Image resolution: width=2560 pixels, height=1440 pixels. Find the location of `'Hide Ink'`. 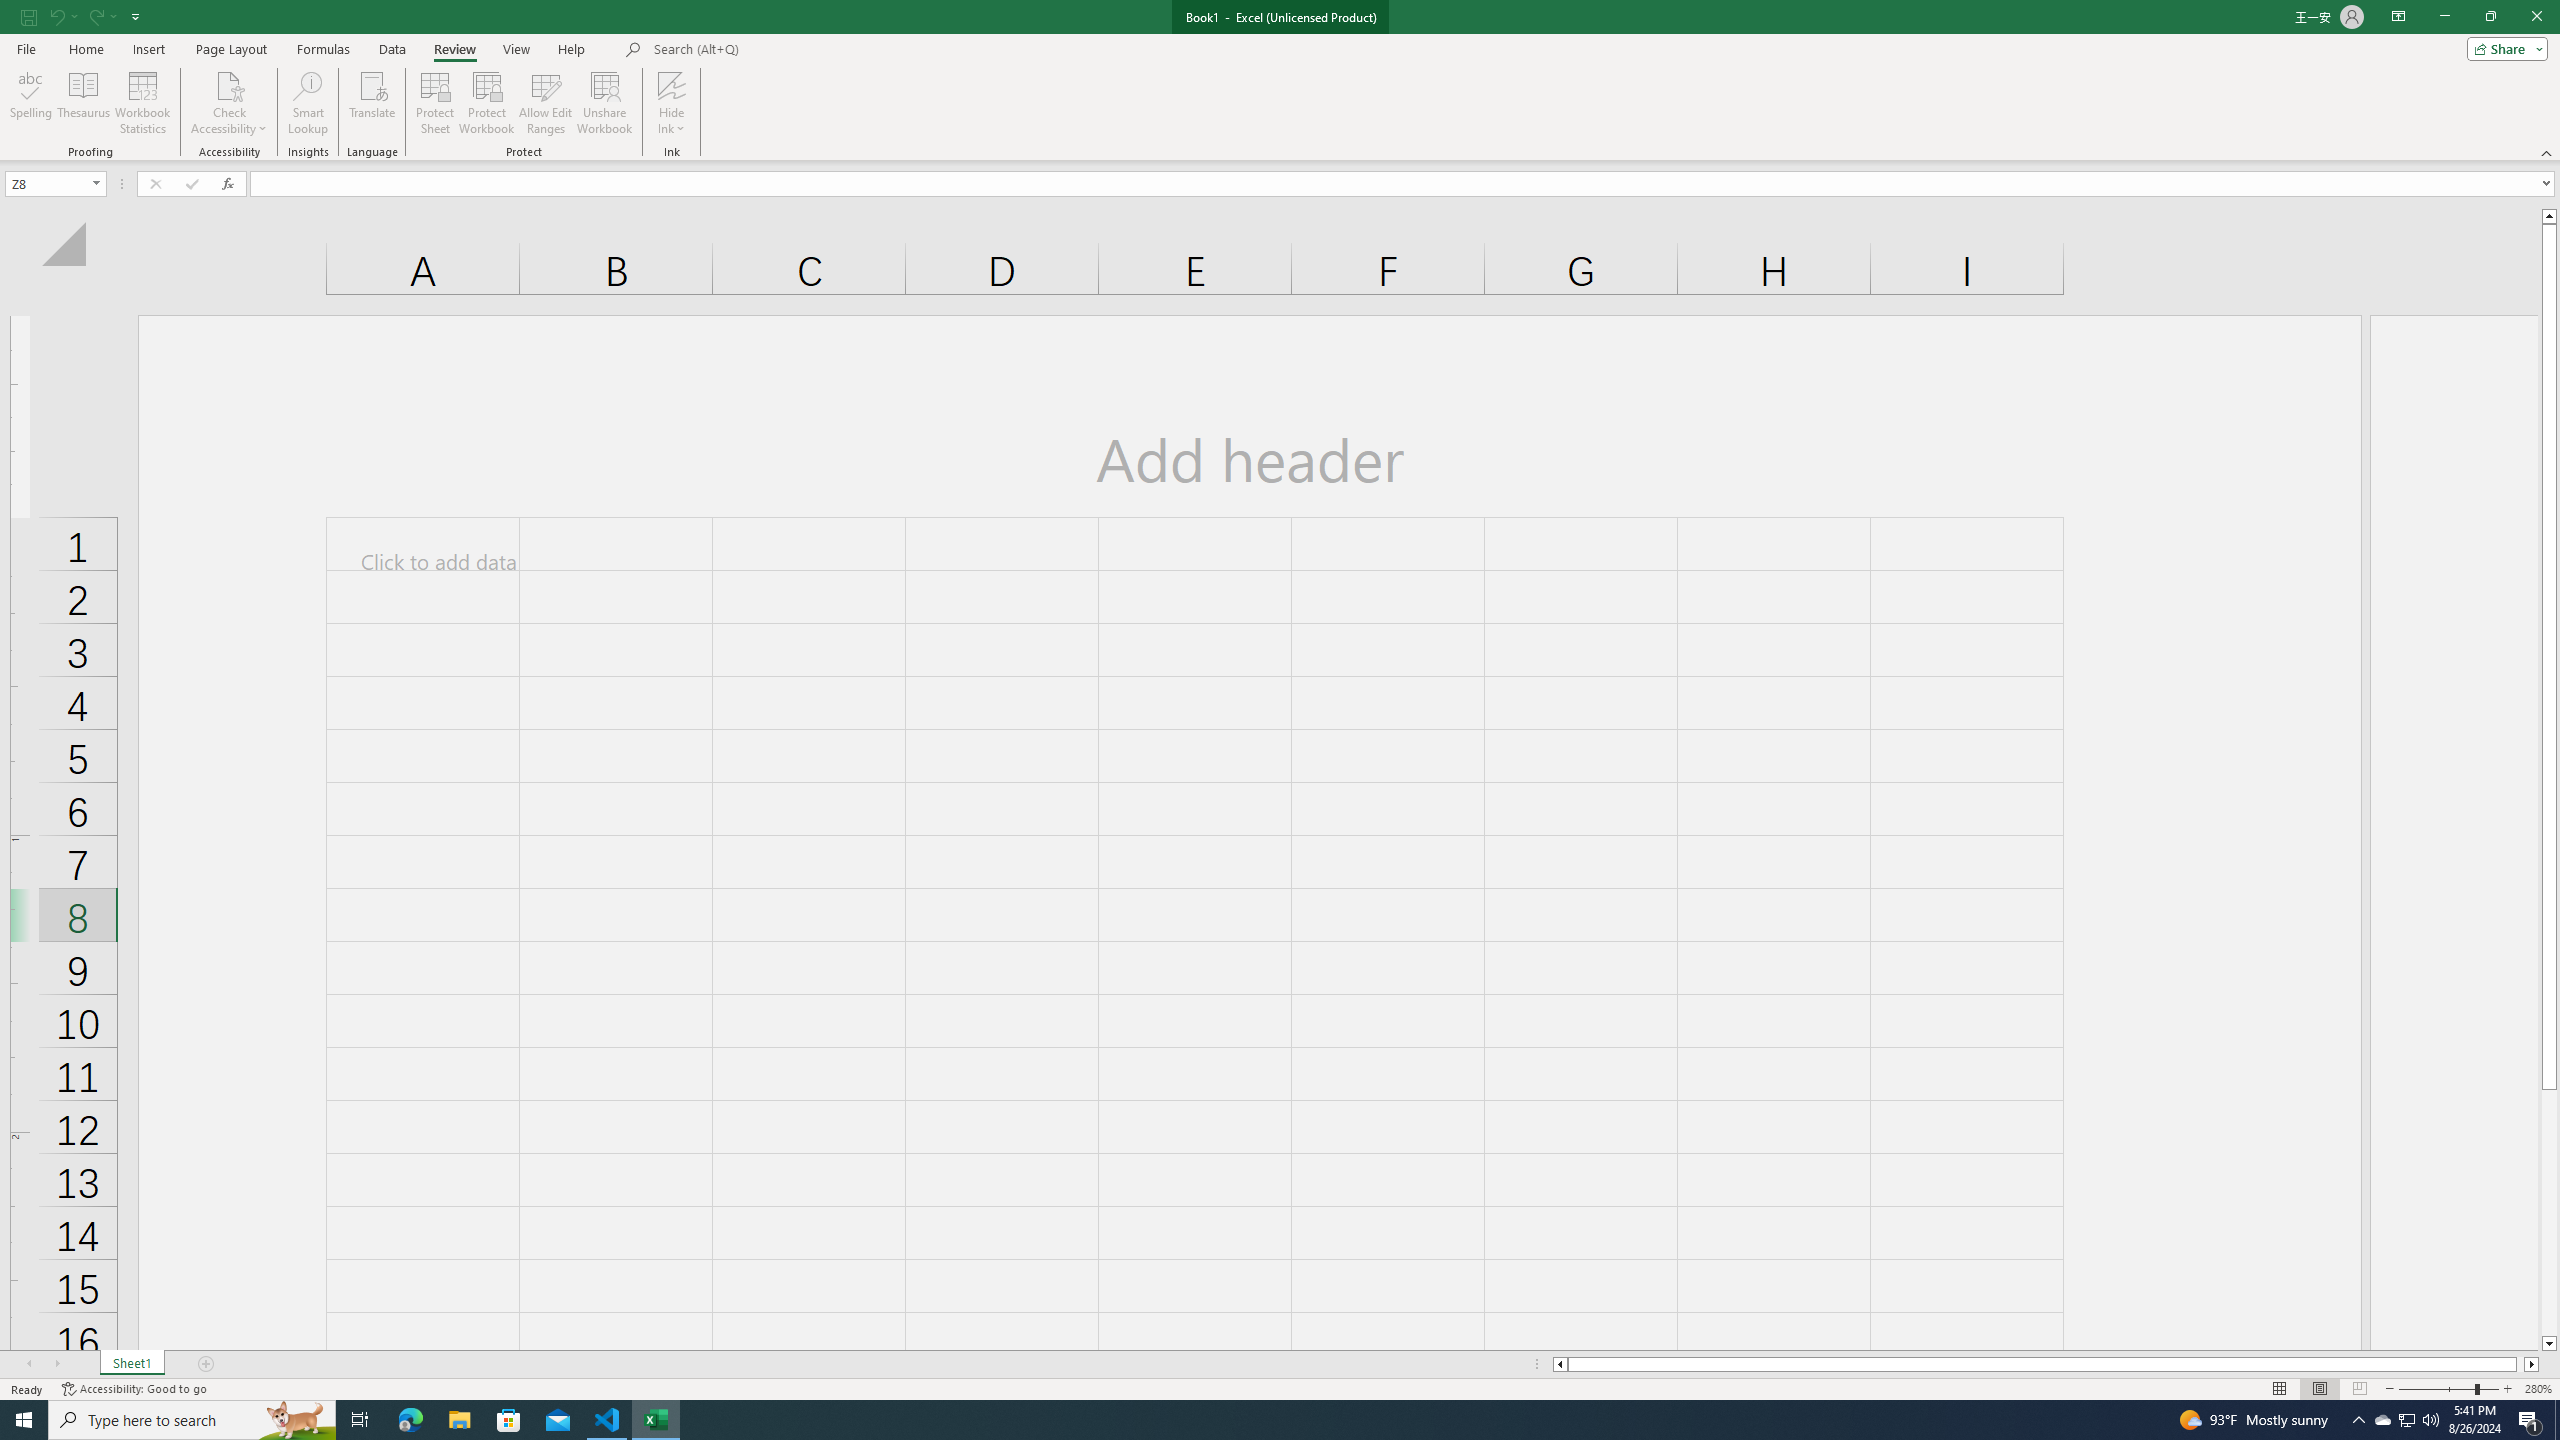

'Hide Ink' is located at coordinates (672, 103).